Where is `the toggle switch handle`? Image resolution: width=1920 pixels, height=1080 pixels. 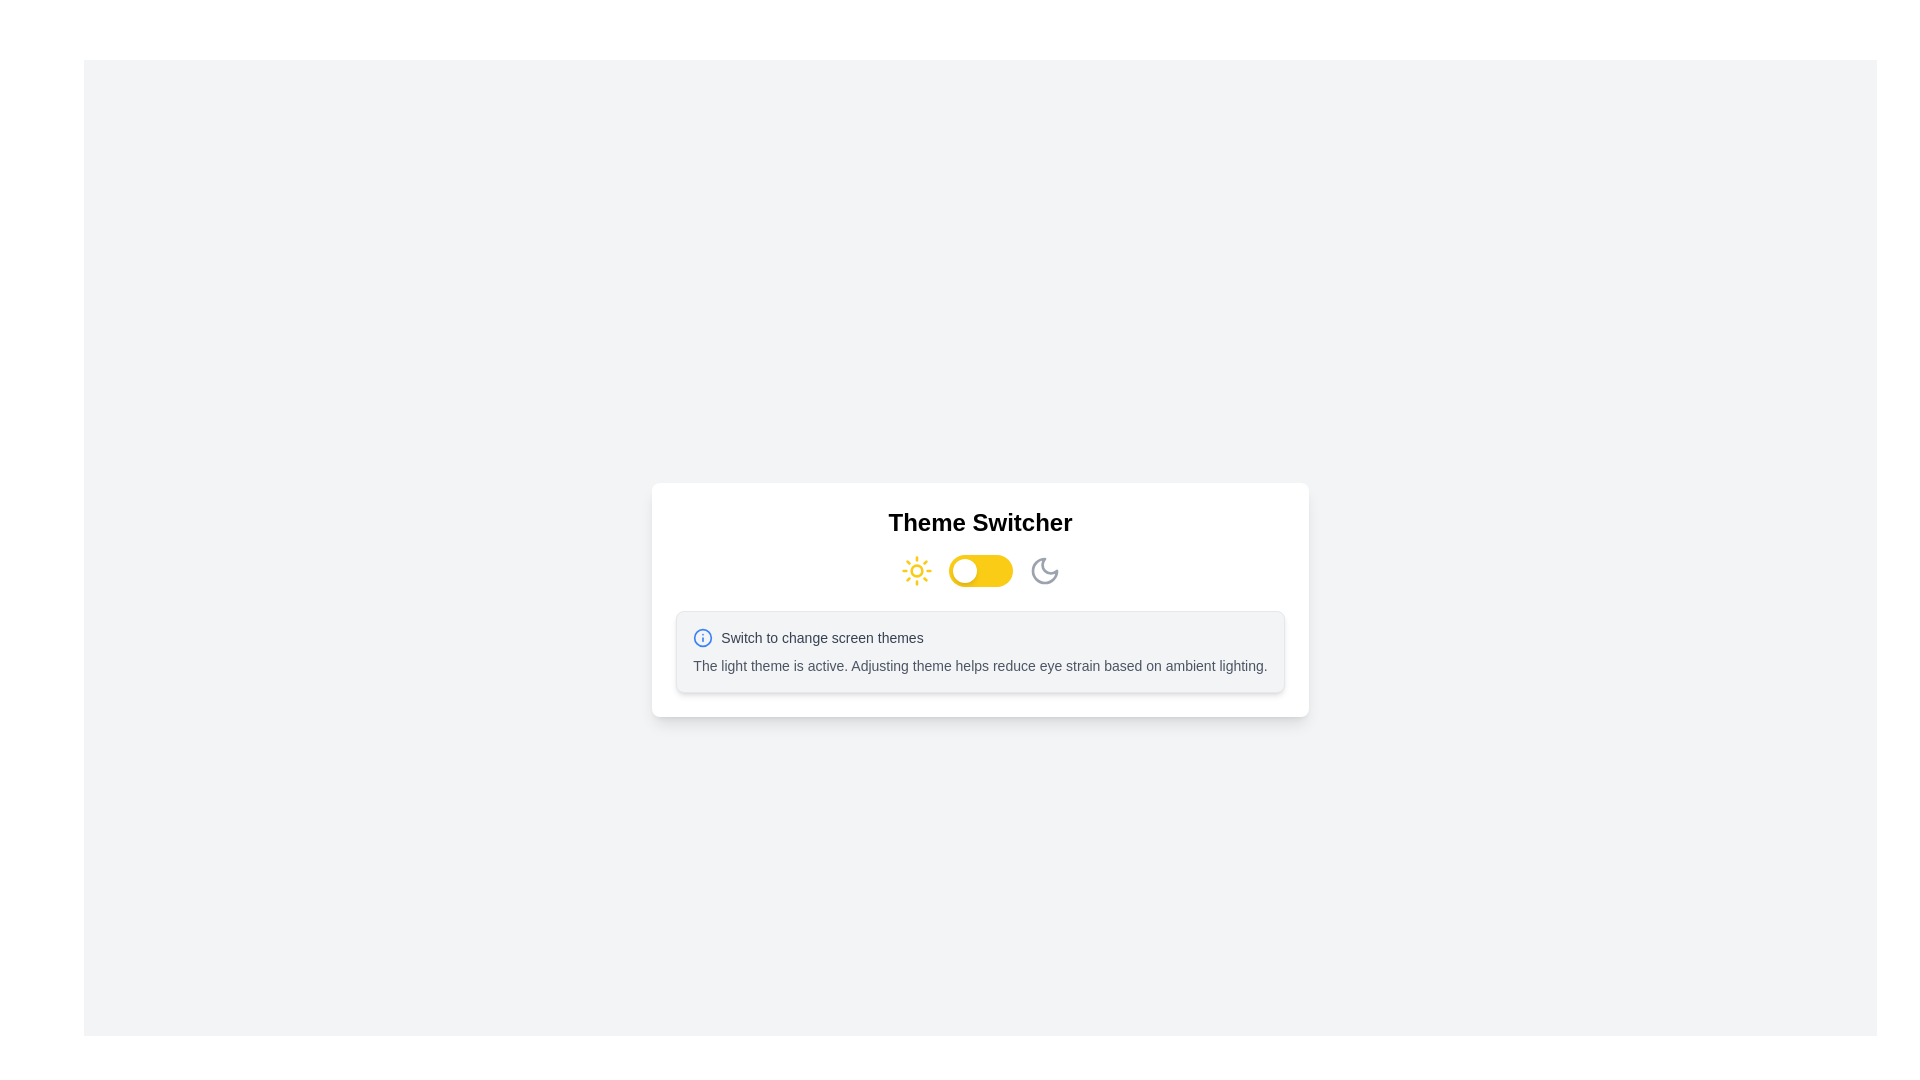
the toggle switch handle is located at coordinates (964, 570).